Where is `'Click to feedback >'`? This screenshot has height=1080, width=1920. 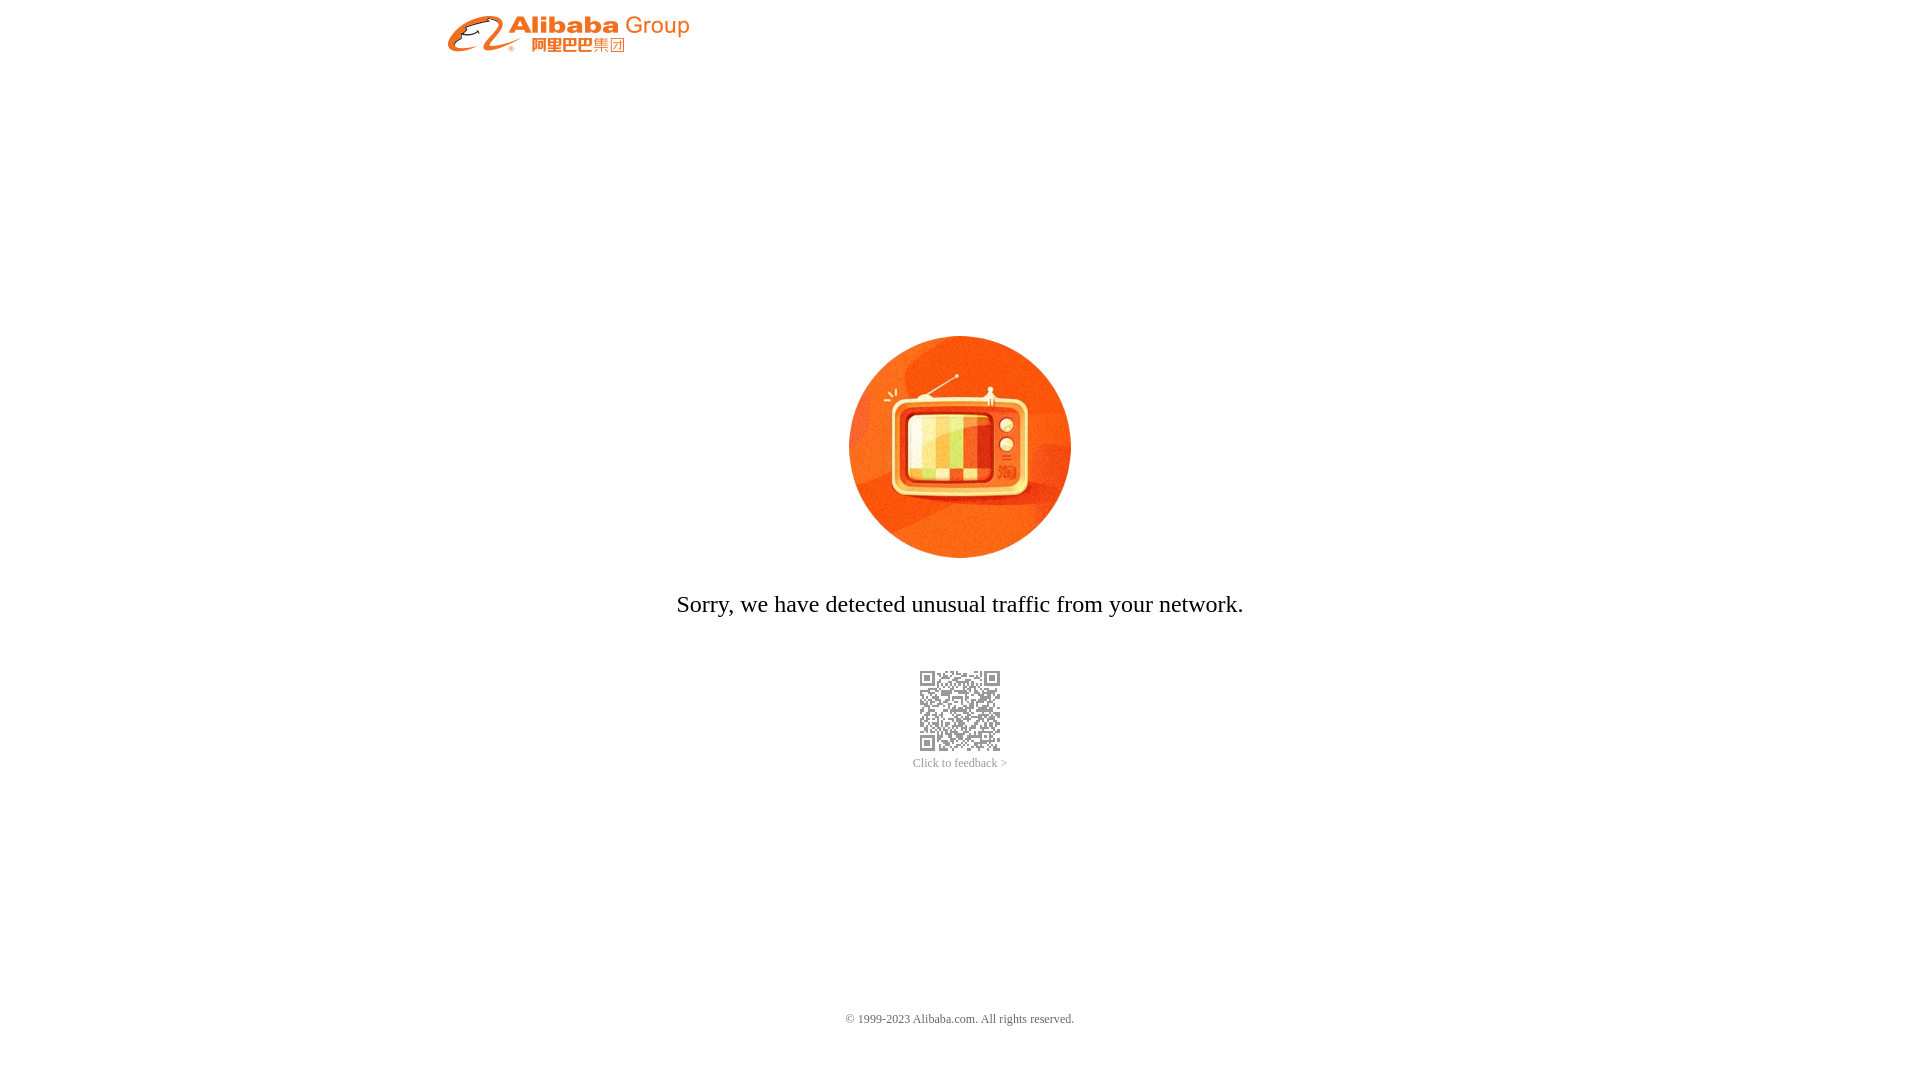
'Click to feedback >' is located at coordinates (911, 763).